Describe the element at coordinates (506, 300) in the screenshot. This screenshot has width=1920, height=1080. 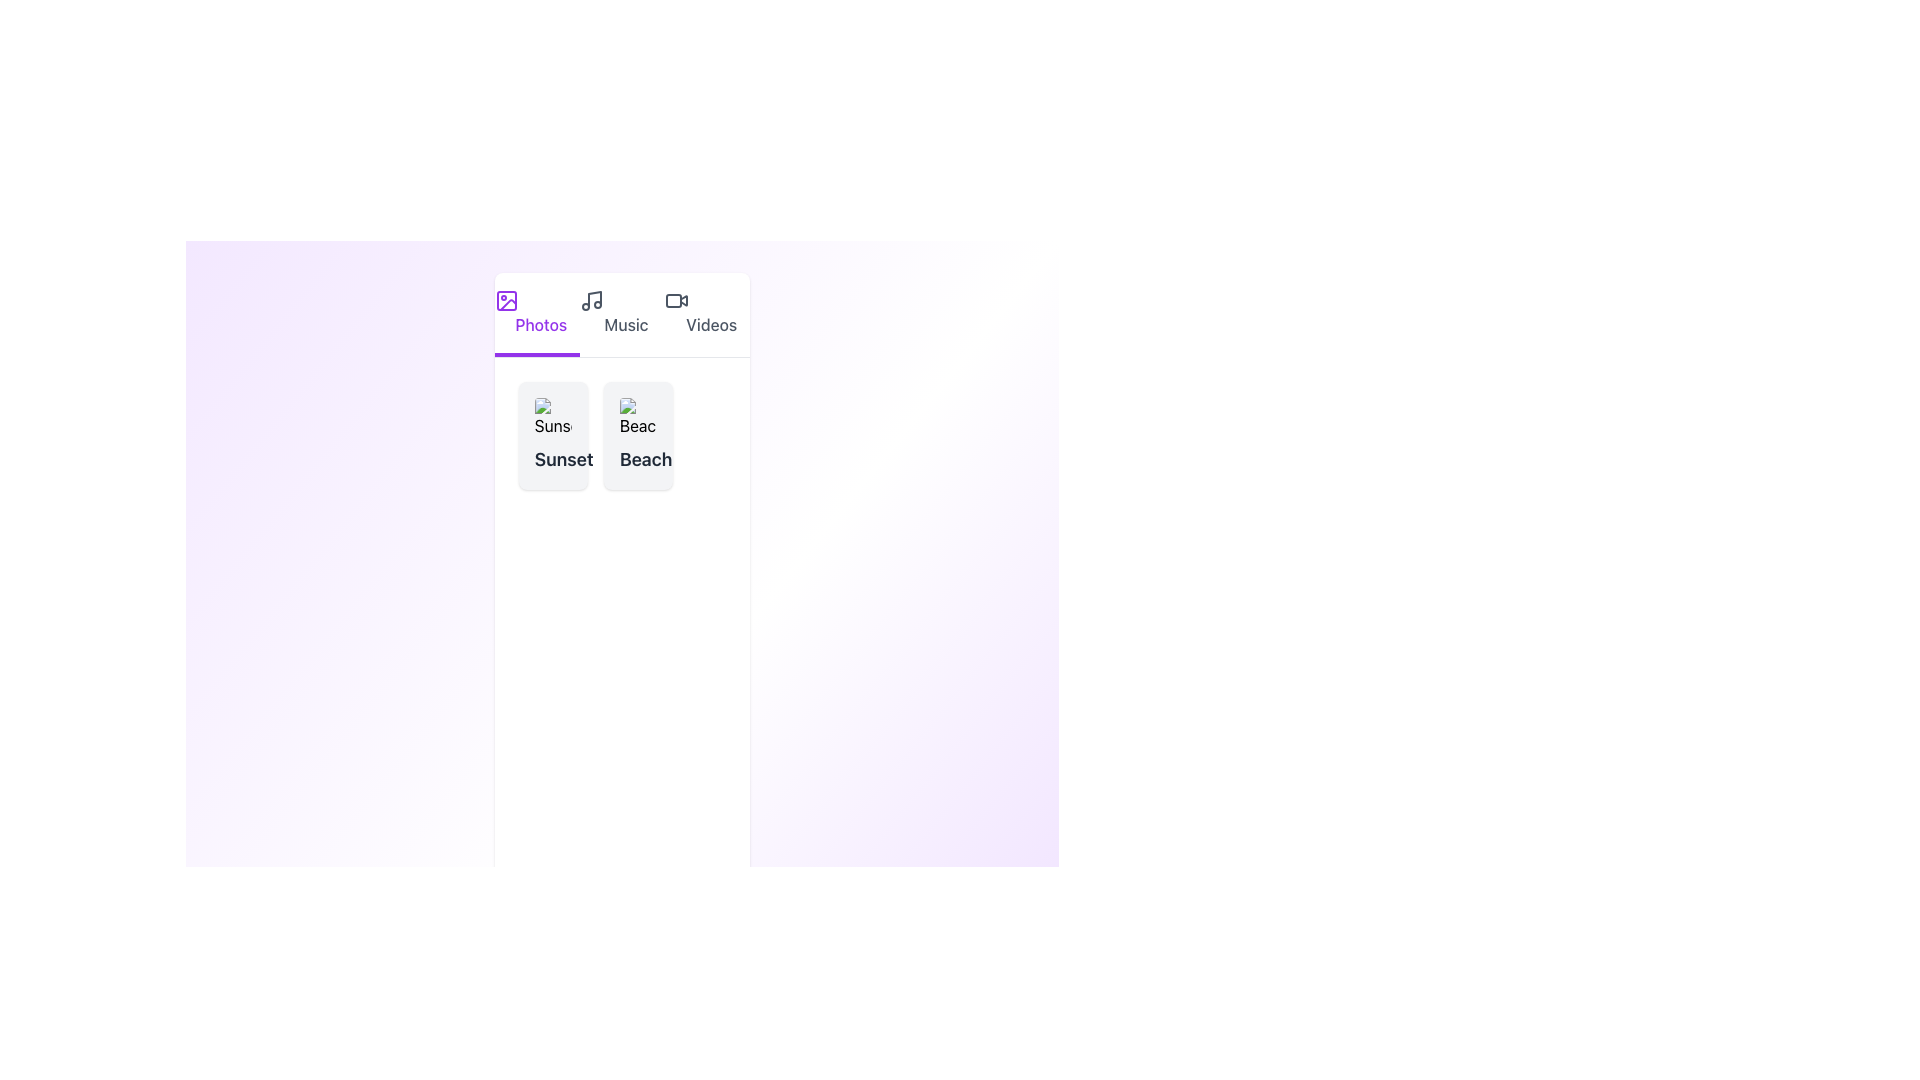
I see `the small rectangular shape with rounded corners inside the SVG icon representing an image, located to the left of the 'Photos' text in the navigation bar` at that location.